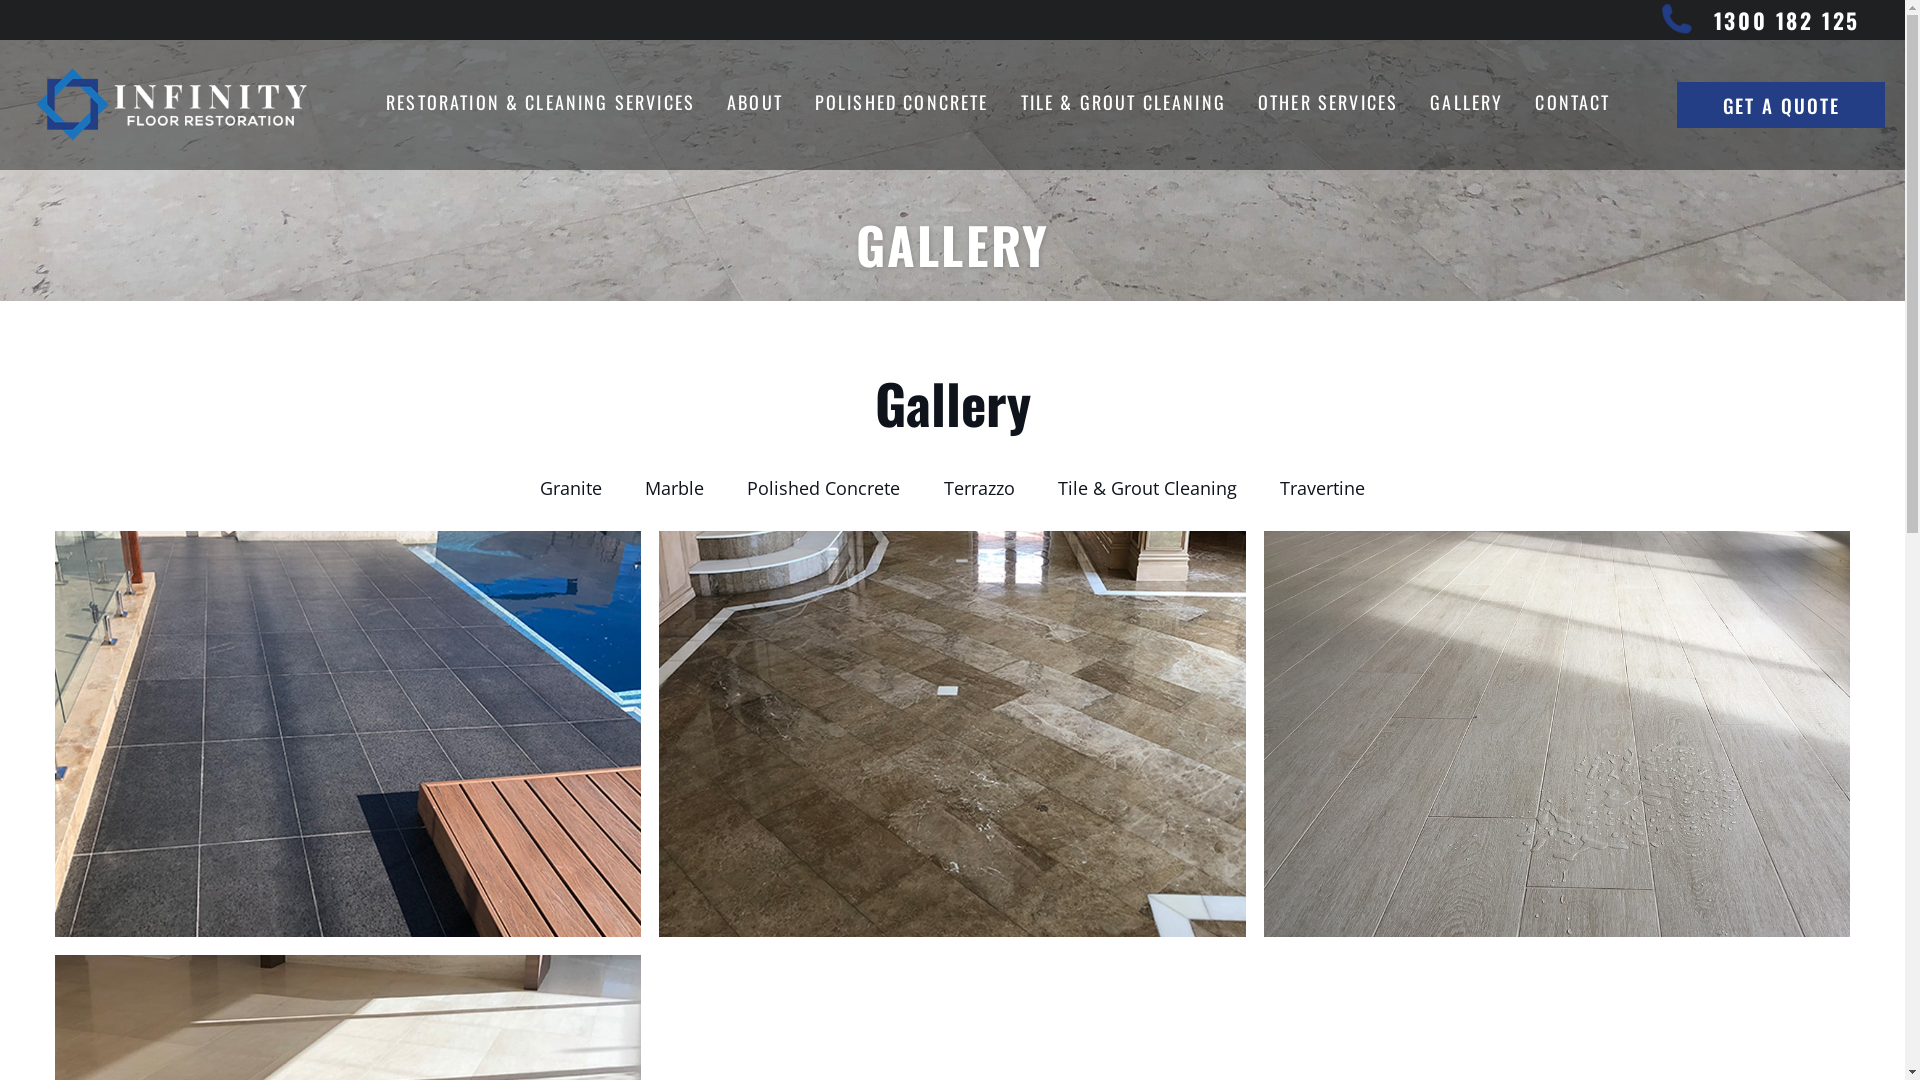 Image resolution: width=1920 pixels, height=1080 pixels. What do you see at coordinates (724, 488) in the screenshot?
I see `'Polished Concrete'` at bounding box center [724, 488].